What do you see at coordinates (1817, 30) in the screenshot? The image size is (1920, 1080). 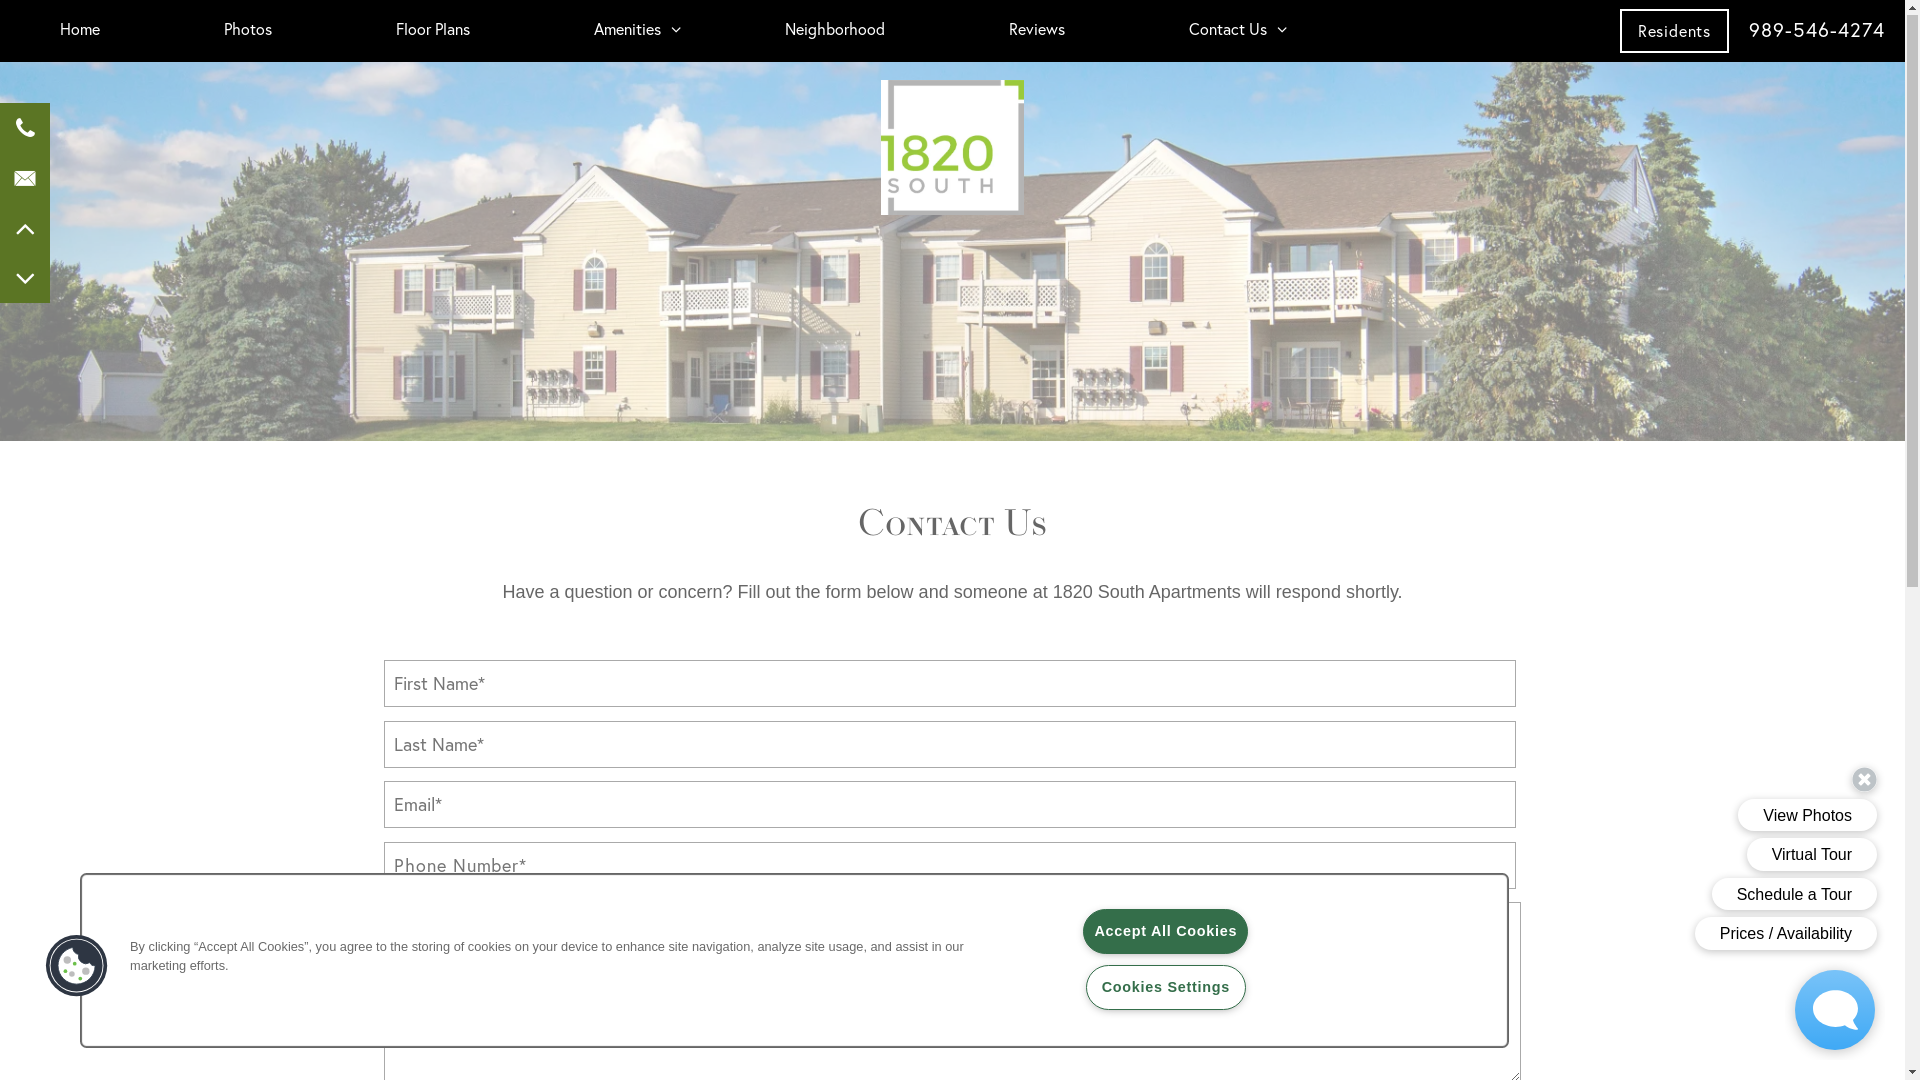 I see `'989-546-4274'` at bounding box center [1817, 30].